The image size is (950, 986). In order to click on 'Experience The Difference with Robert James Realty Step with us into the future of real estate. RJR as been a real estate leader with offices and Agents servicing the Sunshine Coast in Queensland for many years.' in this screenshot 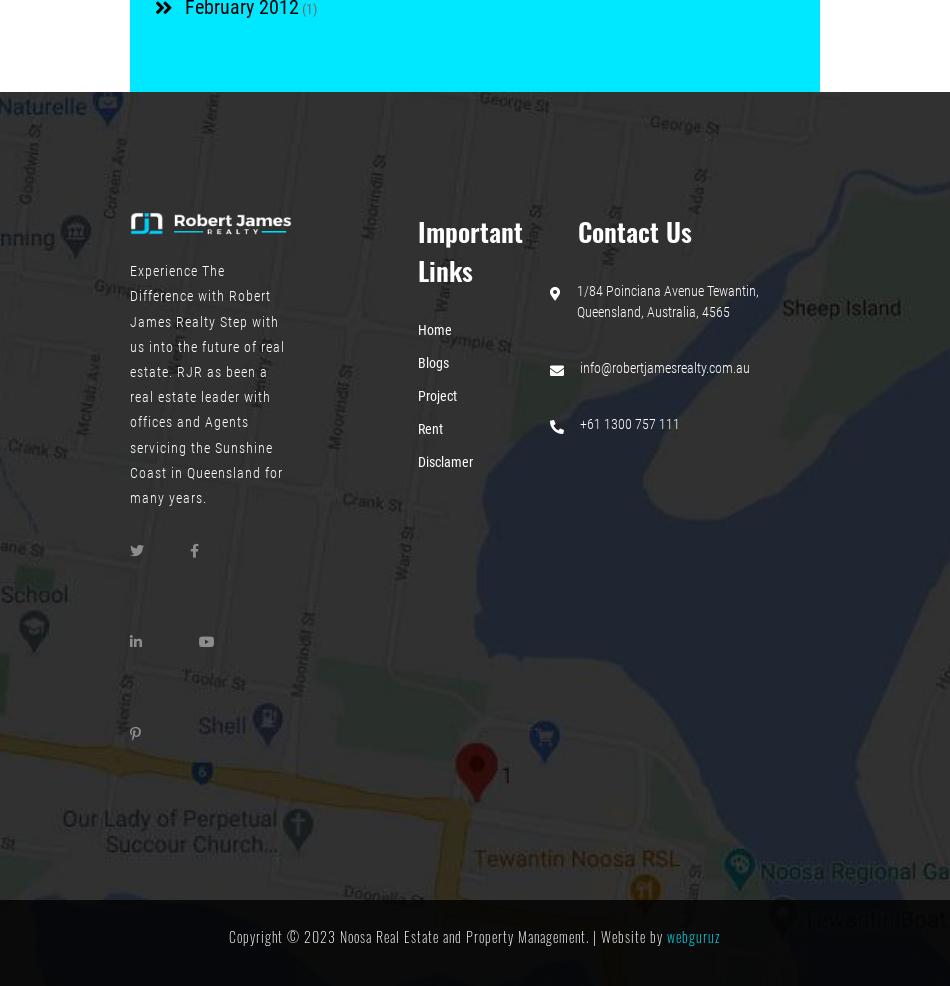, I will do `click(207, 383)`.